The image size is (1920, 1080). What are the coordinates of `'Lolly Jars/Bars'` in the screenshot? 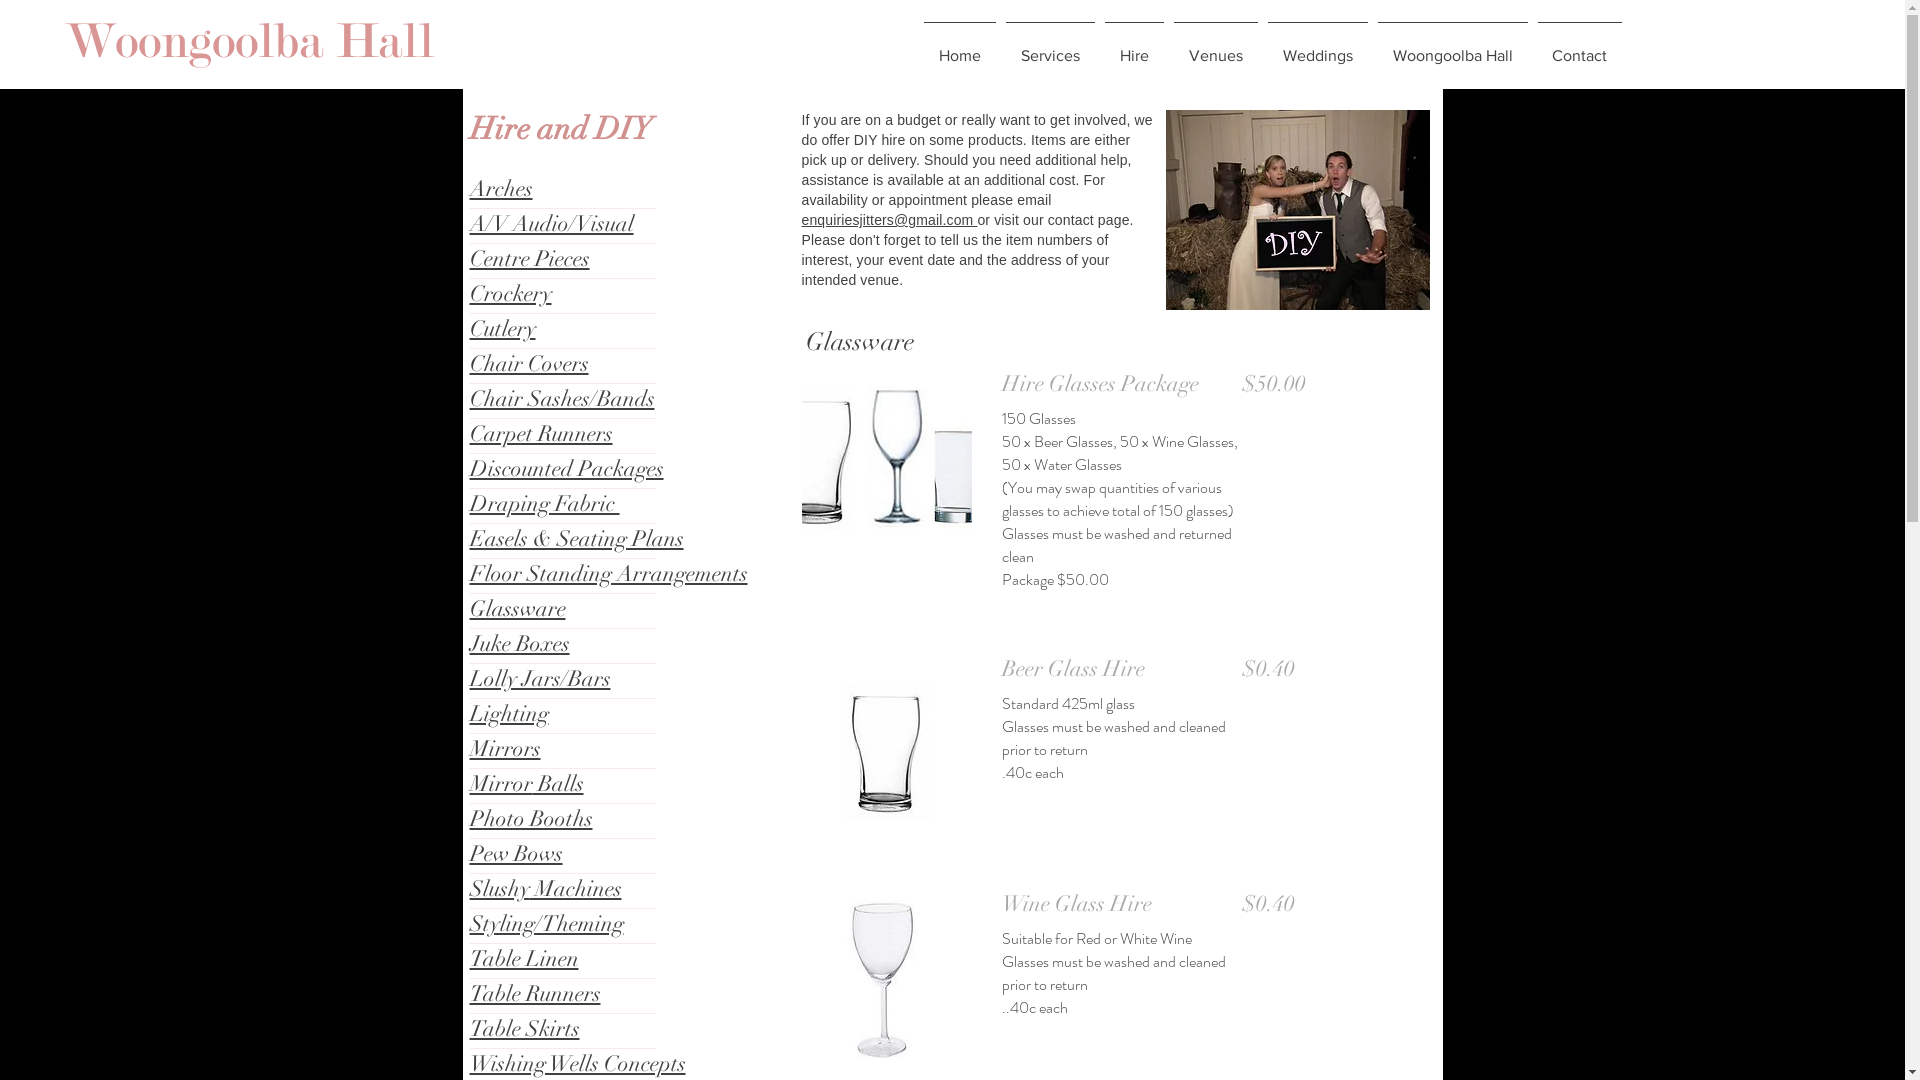 It's located at (540, 677).